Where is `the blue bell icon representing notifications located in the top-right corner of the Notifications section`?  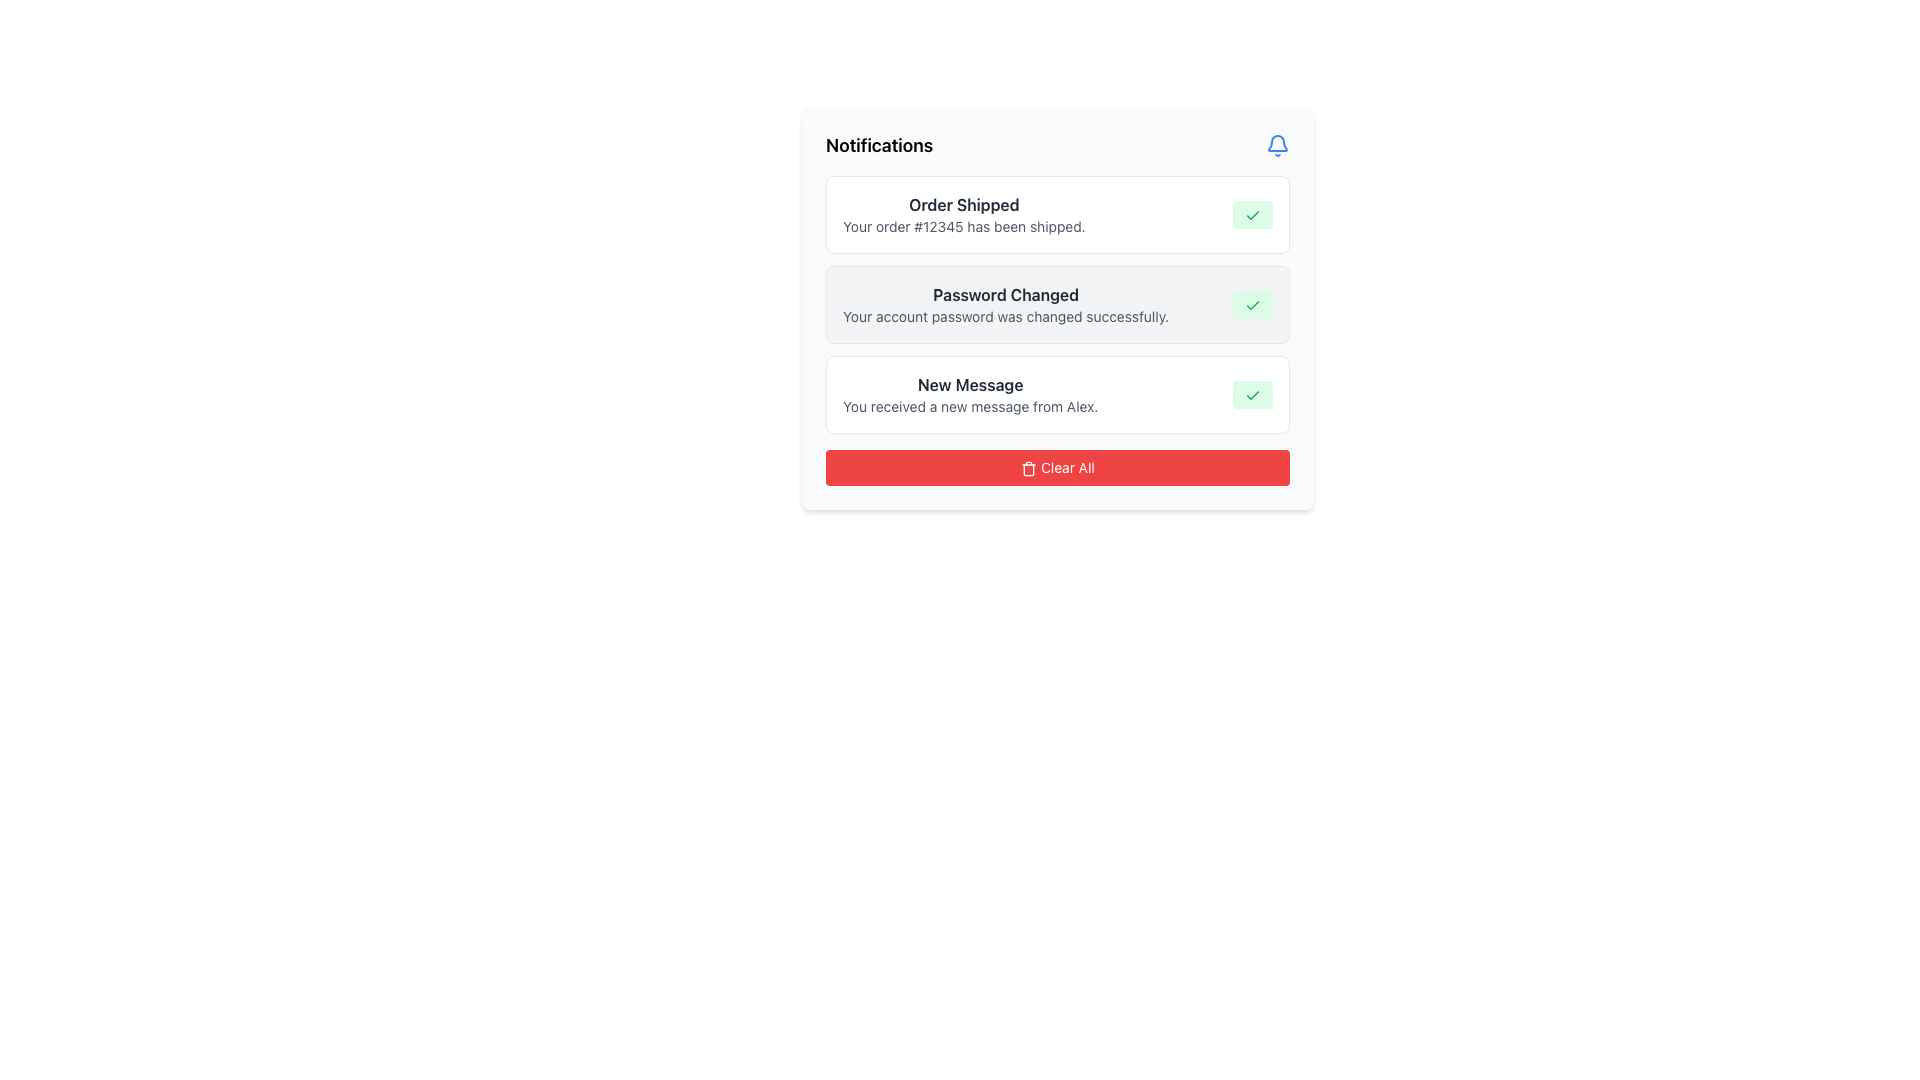
the blue bell icon representing notifications located in the top-right corner of the Notifications section is located at coordinates (1276, 145).